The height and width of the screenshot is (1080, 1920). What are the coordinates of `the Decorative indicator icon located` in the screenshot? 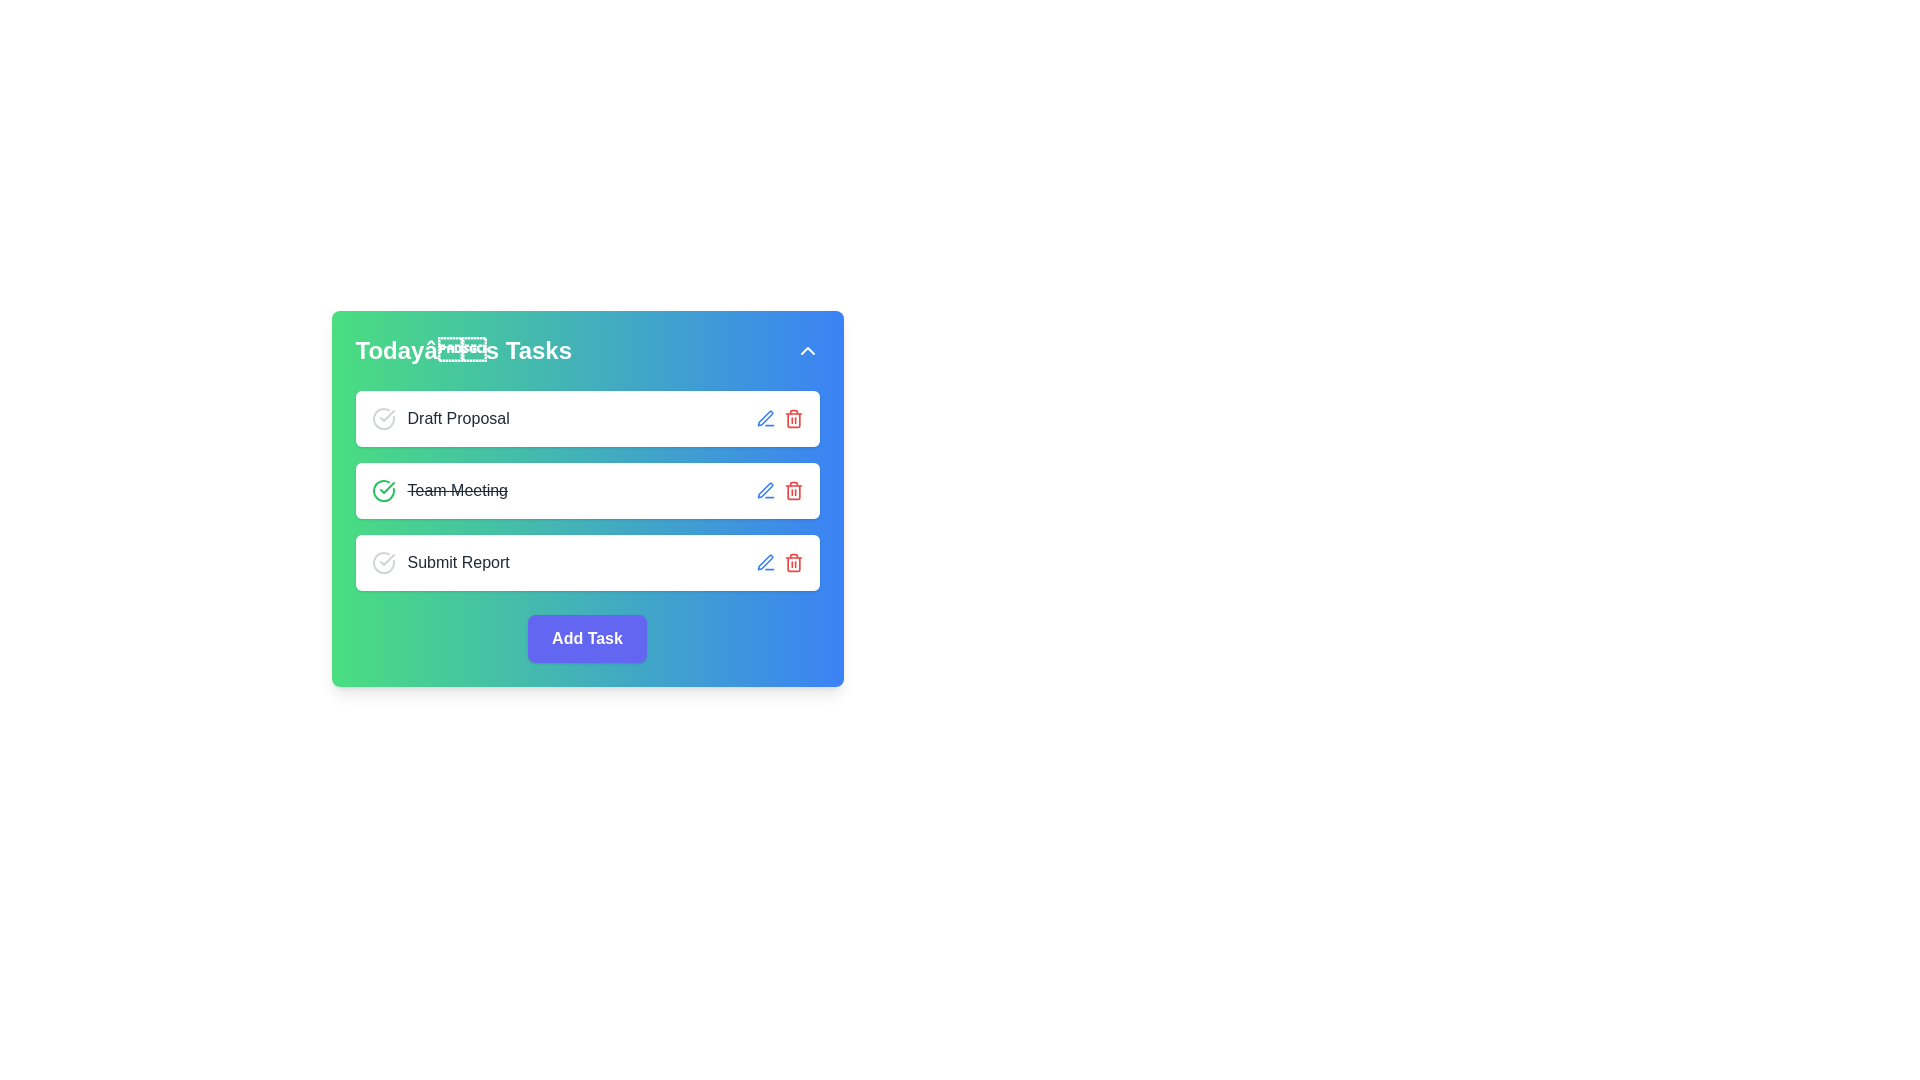 It's located at (383, 418).